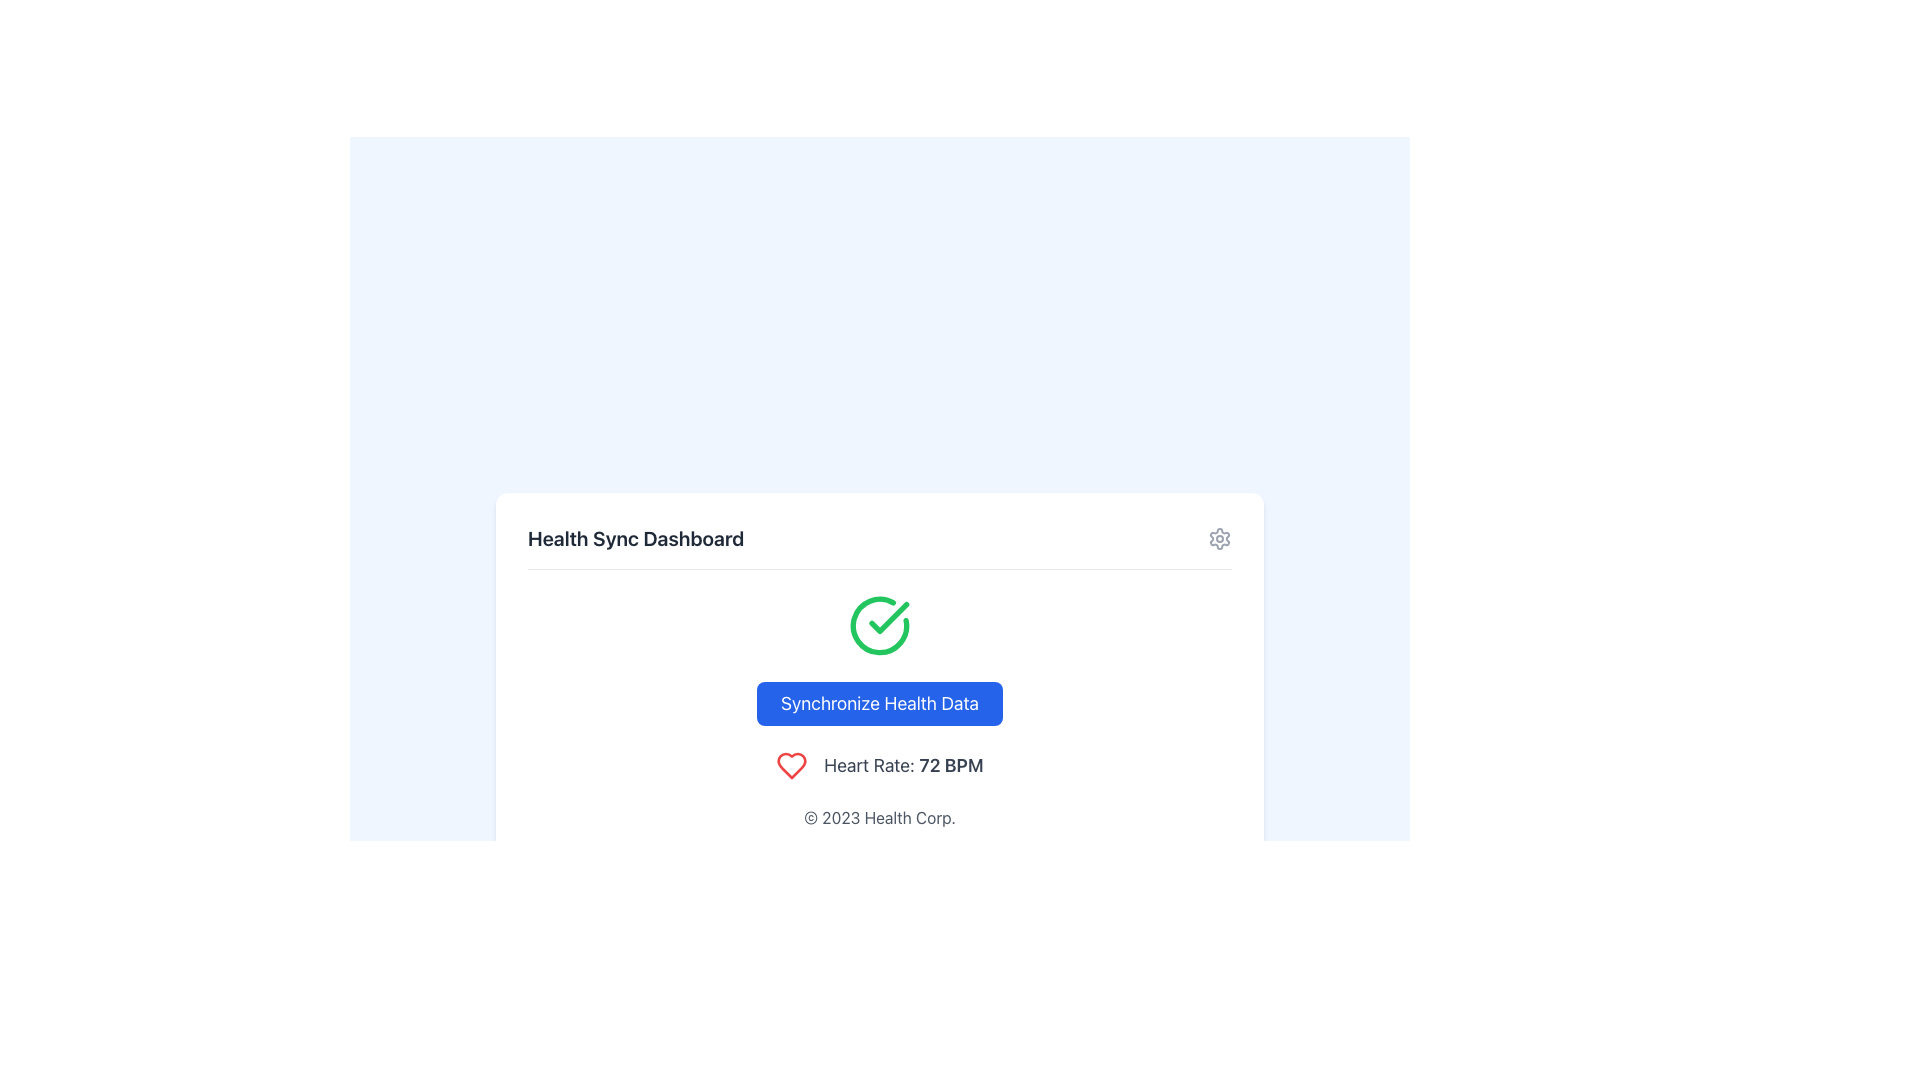  What do you see at coordinates (1218, 537) in the screenshot?
I see `the settings button located at the top-right corner of the 'Health Sync Dashboard' header` at bounding box center [1218, 537].